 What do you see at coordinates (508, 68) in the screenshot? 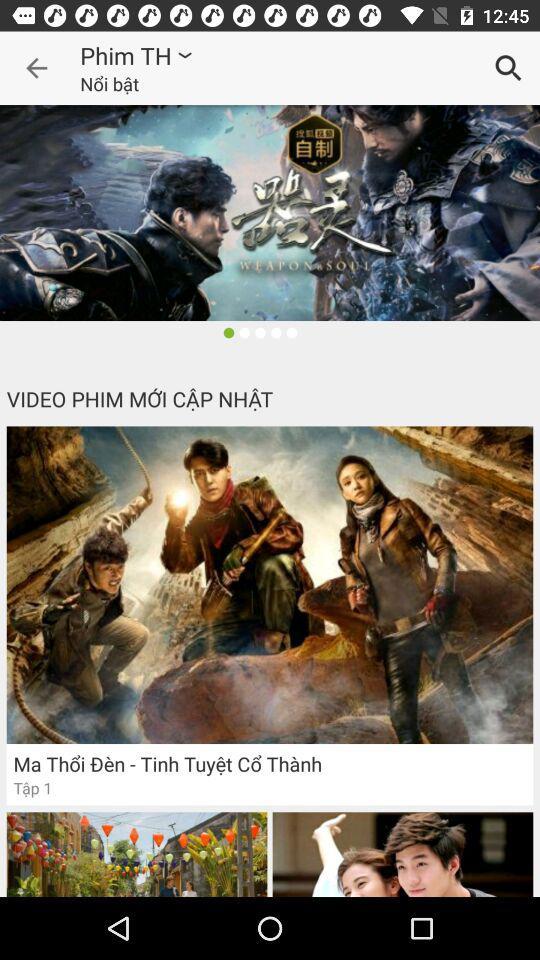
I see `the item at the top right corner` at bounding box center [508, 68].